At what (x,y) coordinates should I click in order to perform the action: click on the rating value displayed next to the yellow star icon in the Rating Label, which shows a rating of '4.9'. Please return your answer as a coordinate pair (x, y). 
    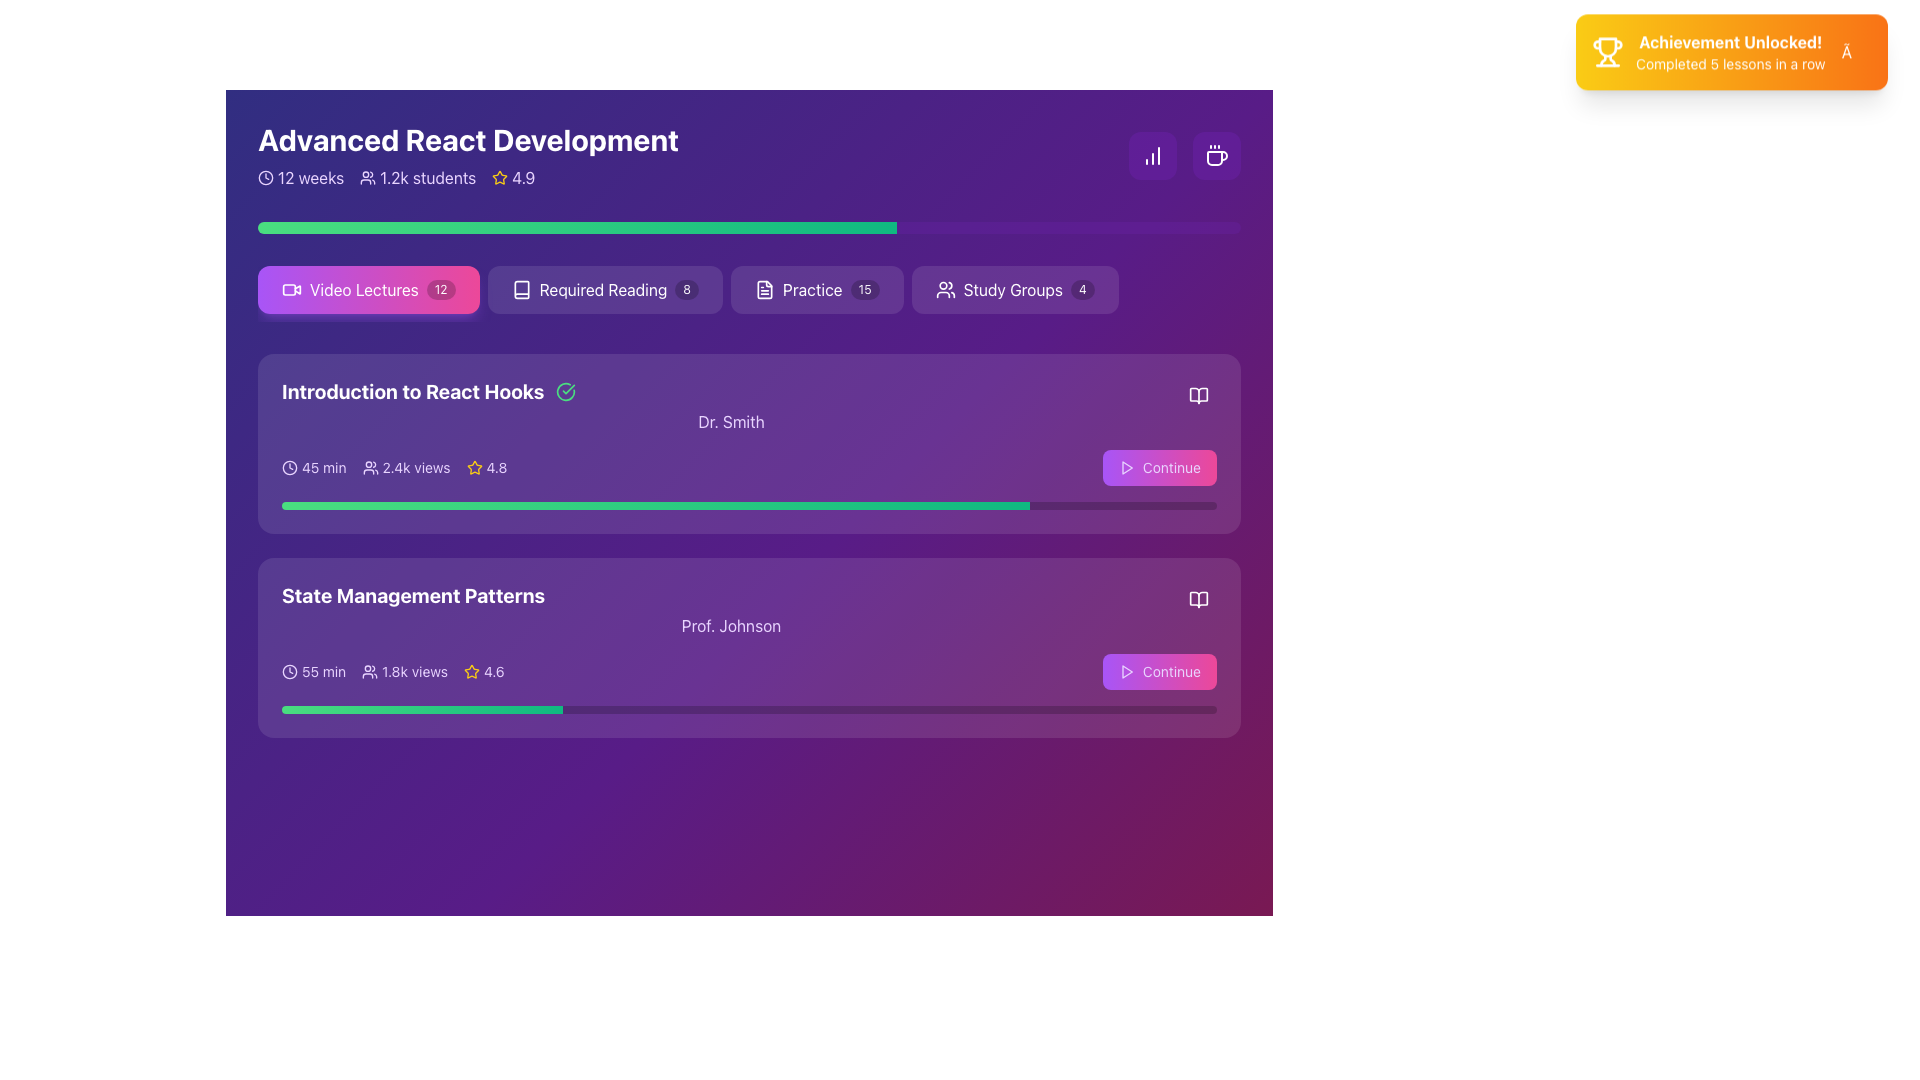
    Looking at the image, I should click on (513, 176).